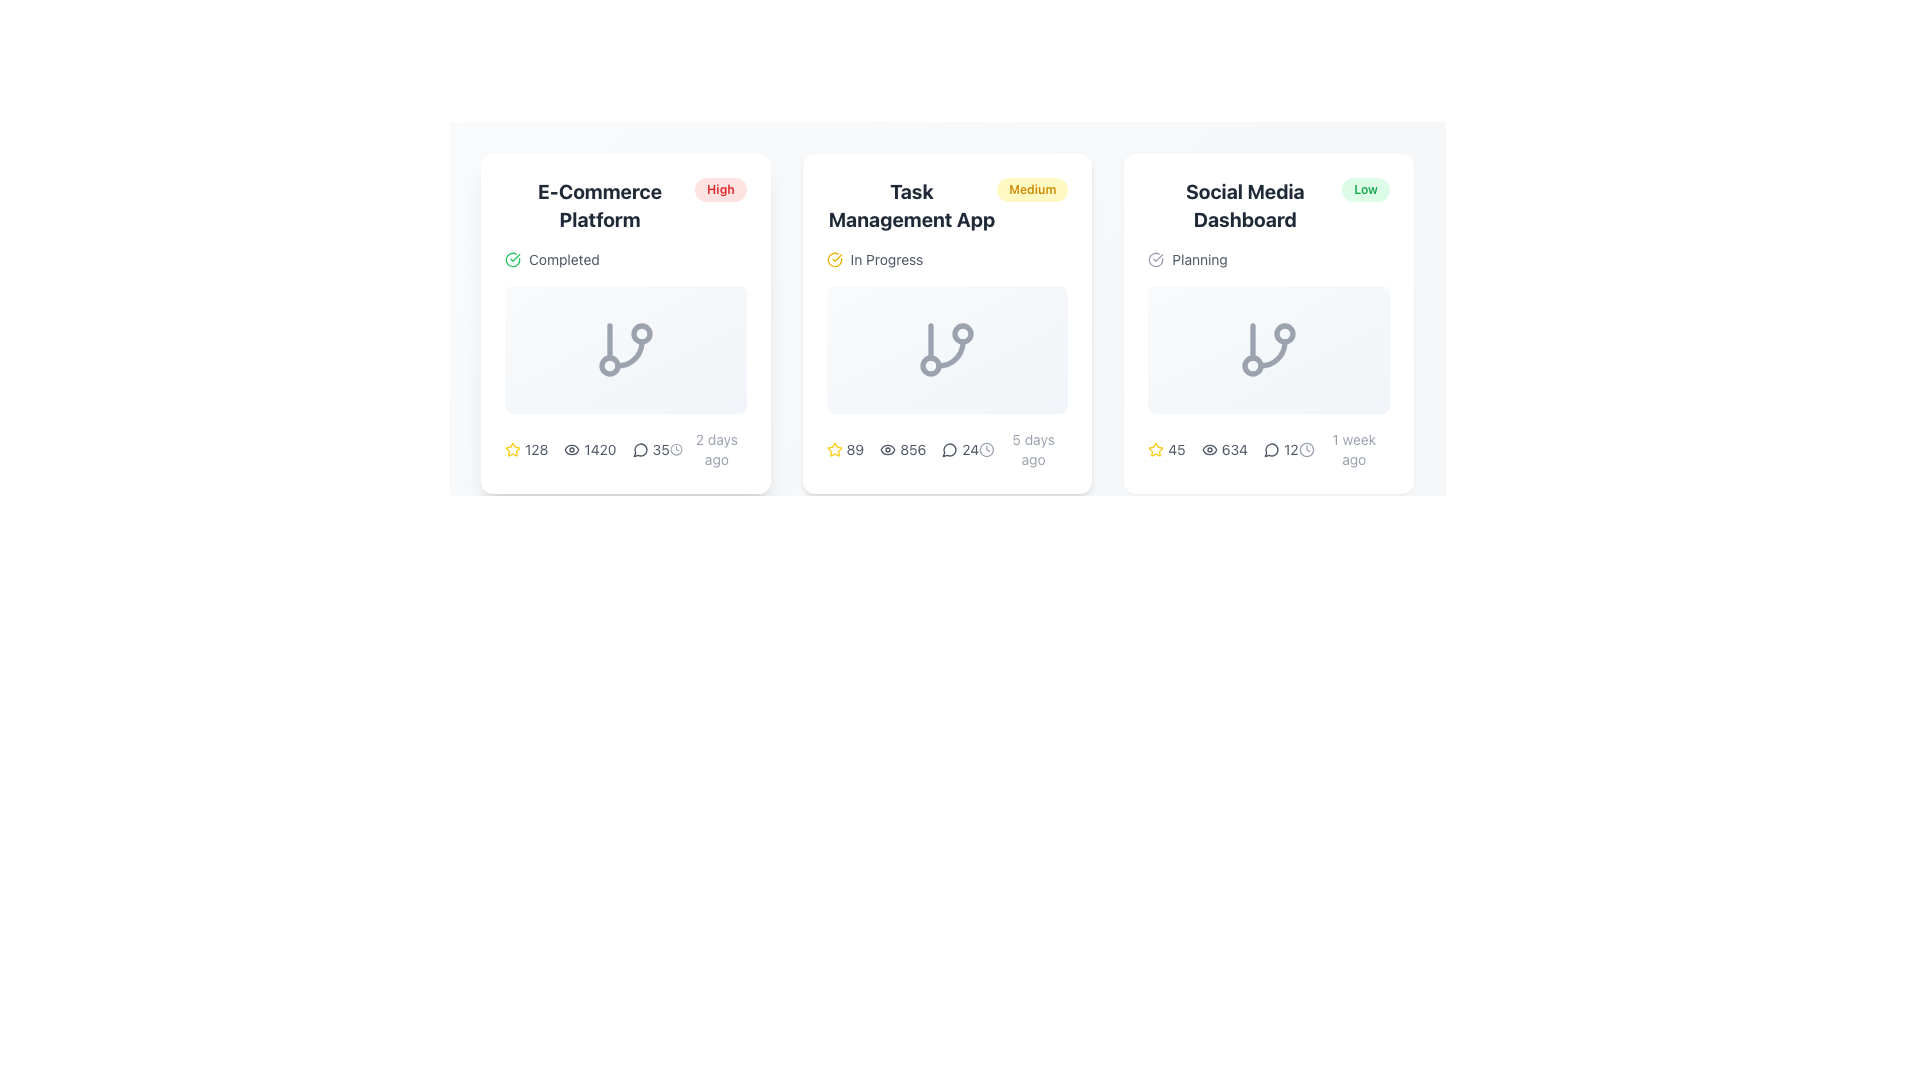  What do you see at coordinates (624, 450) in the screenshot?
I see `the informational display section located at the bottom of the 'E-Commerce Platform' card` at bounding box center [624, 450].